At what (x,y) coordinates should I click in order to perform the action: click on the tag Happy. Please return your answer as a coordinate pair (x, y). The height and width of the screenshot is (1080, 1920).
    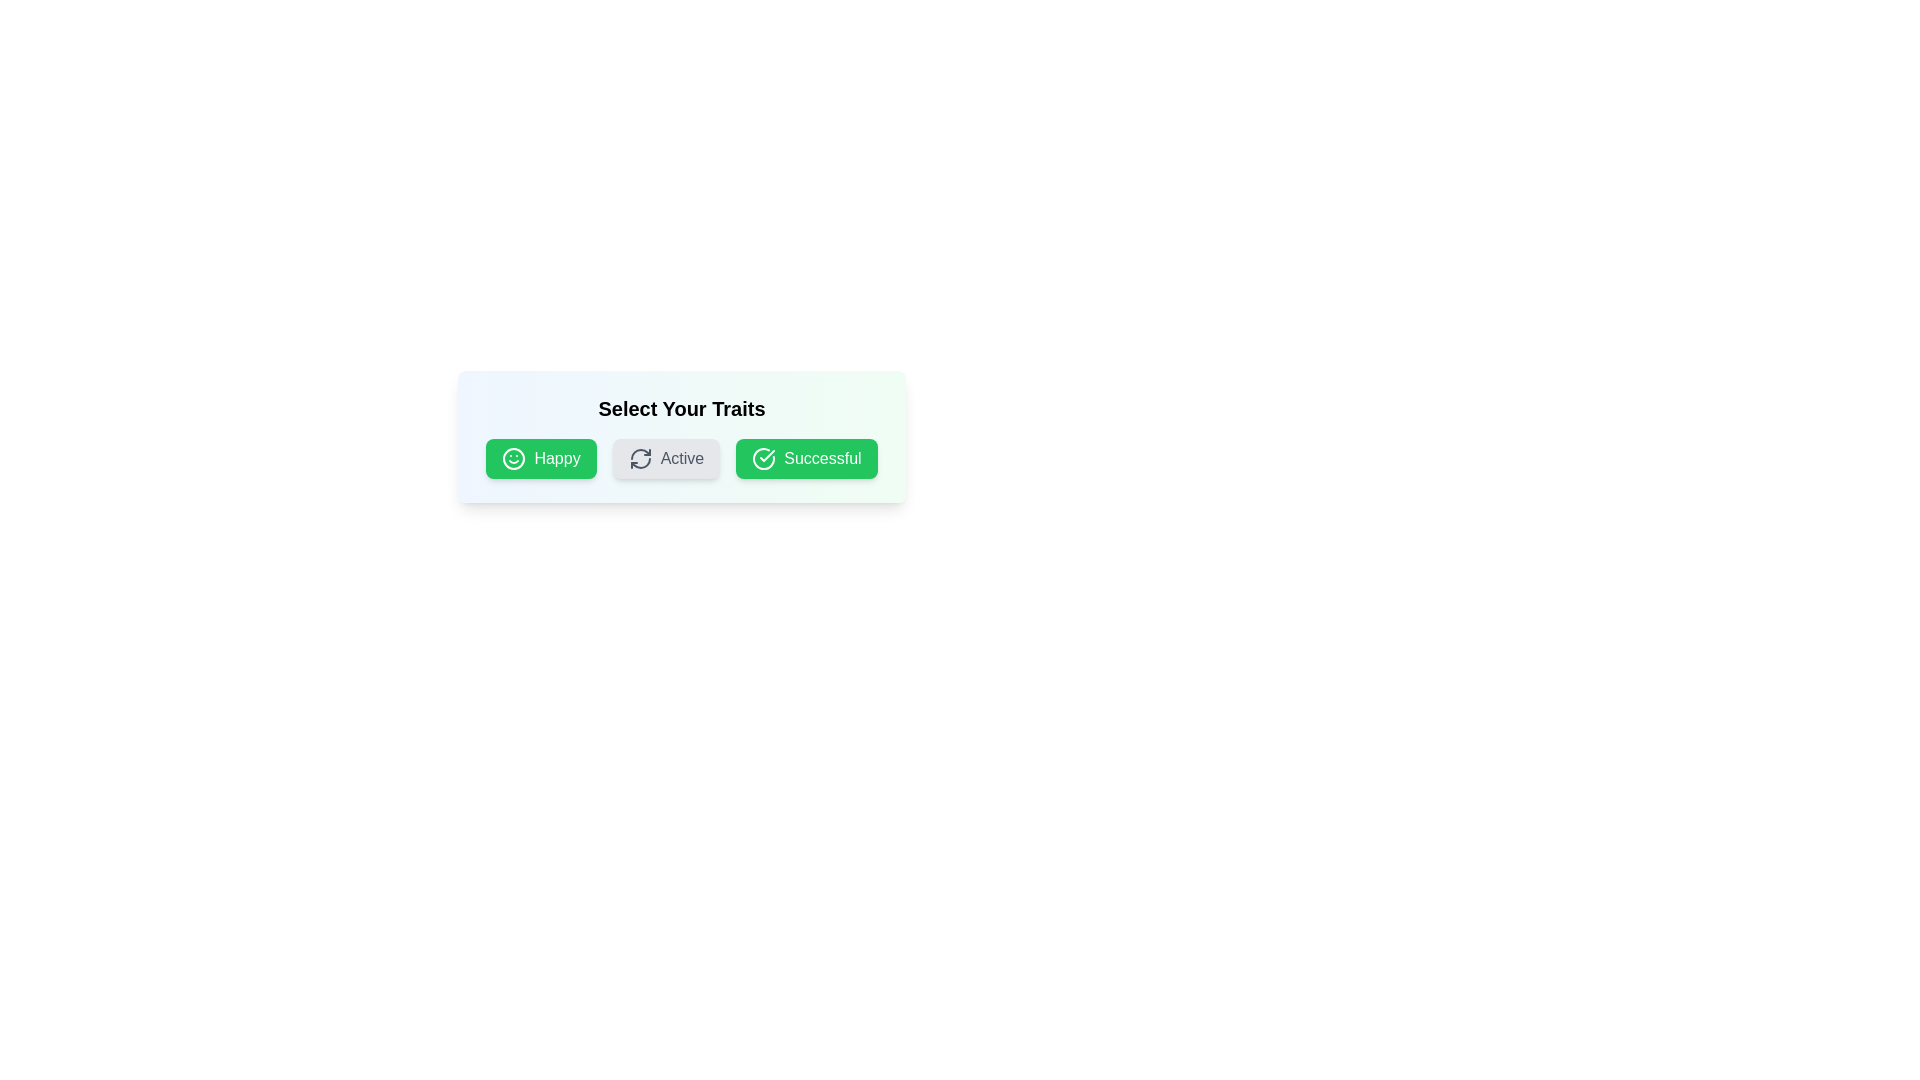
    Looking at the image, I should click on (541, 459).